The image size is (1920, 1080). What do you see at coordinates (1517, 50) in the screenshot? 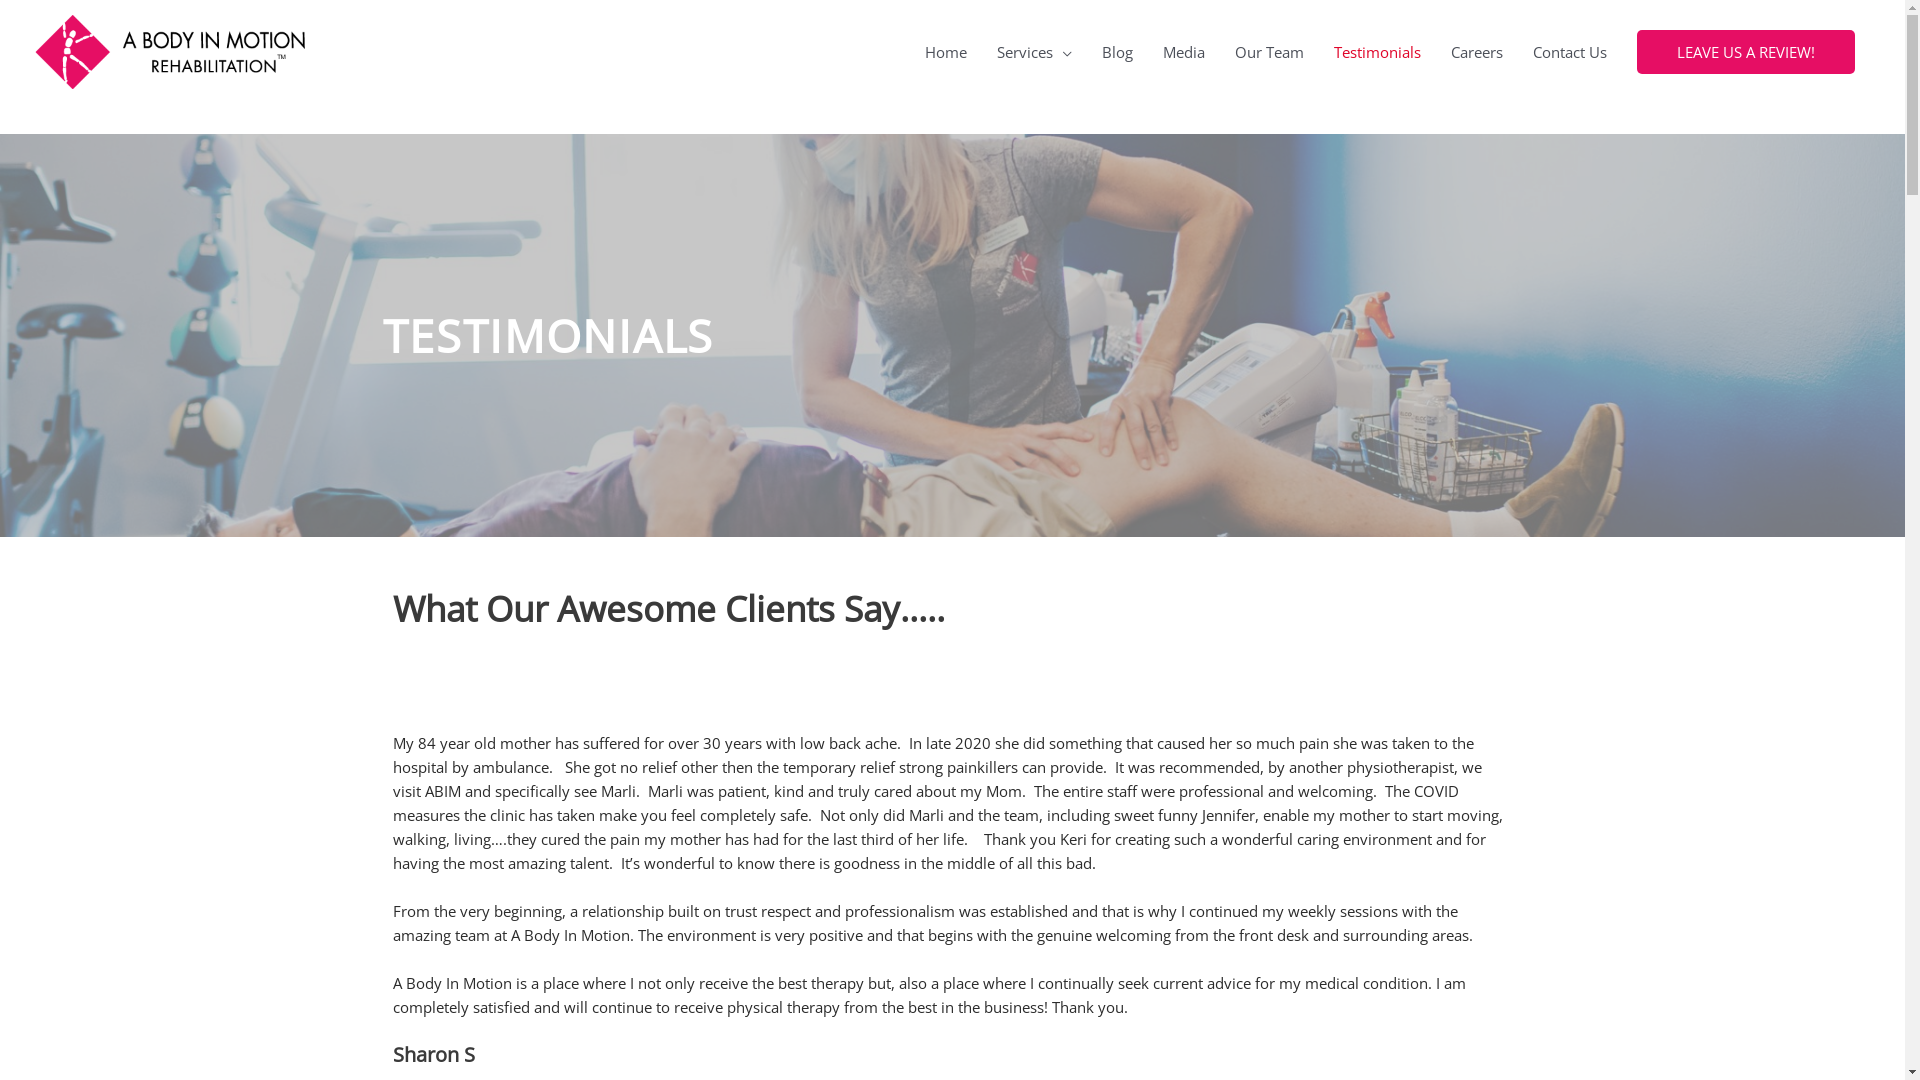
I see `'Contact Us'` at bounding box center [1517, 50].